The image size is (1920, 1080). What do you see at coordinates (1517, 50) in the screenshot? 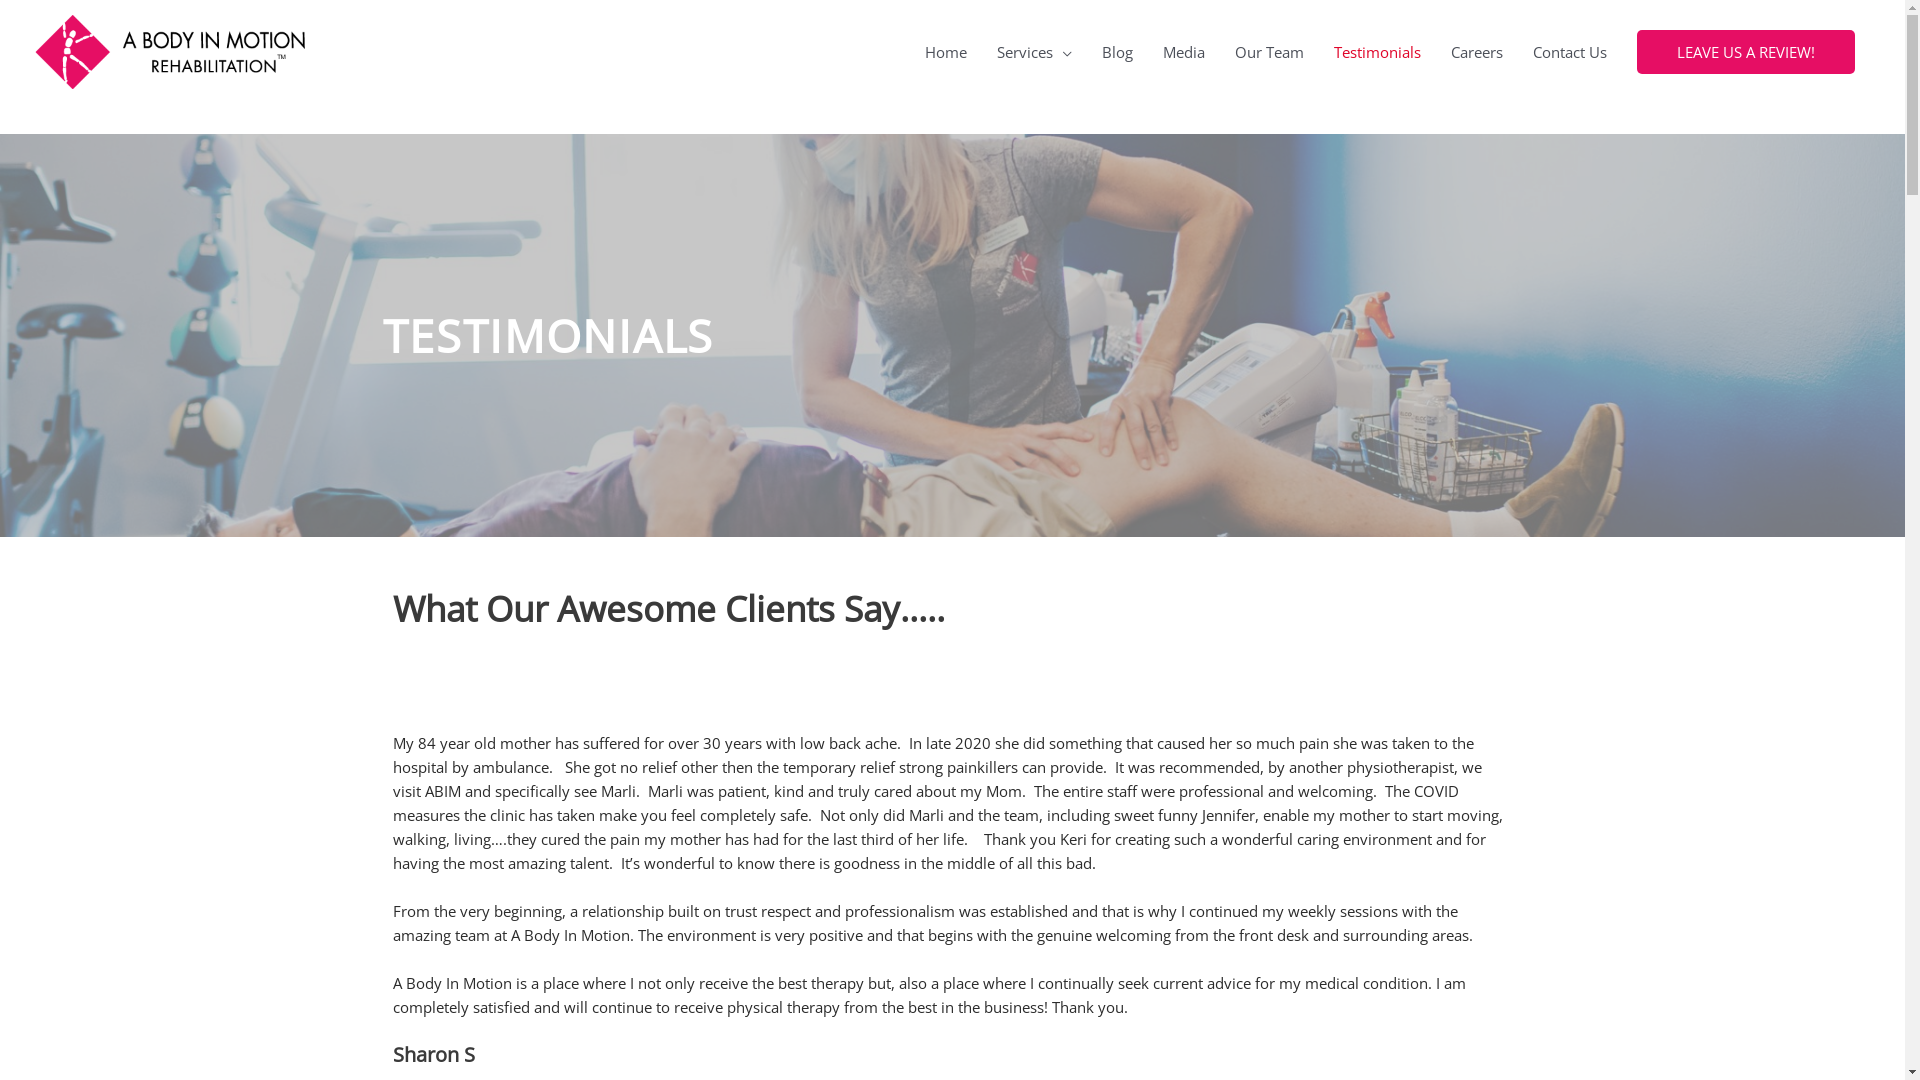
I see `'Contact Us'` at bounding box center [1517, 50].